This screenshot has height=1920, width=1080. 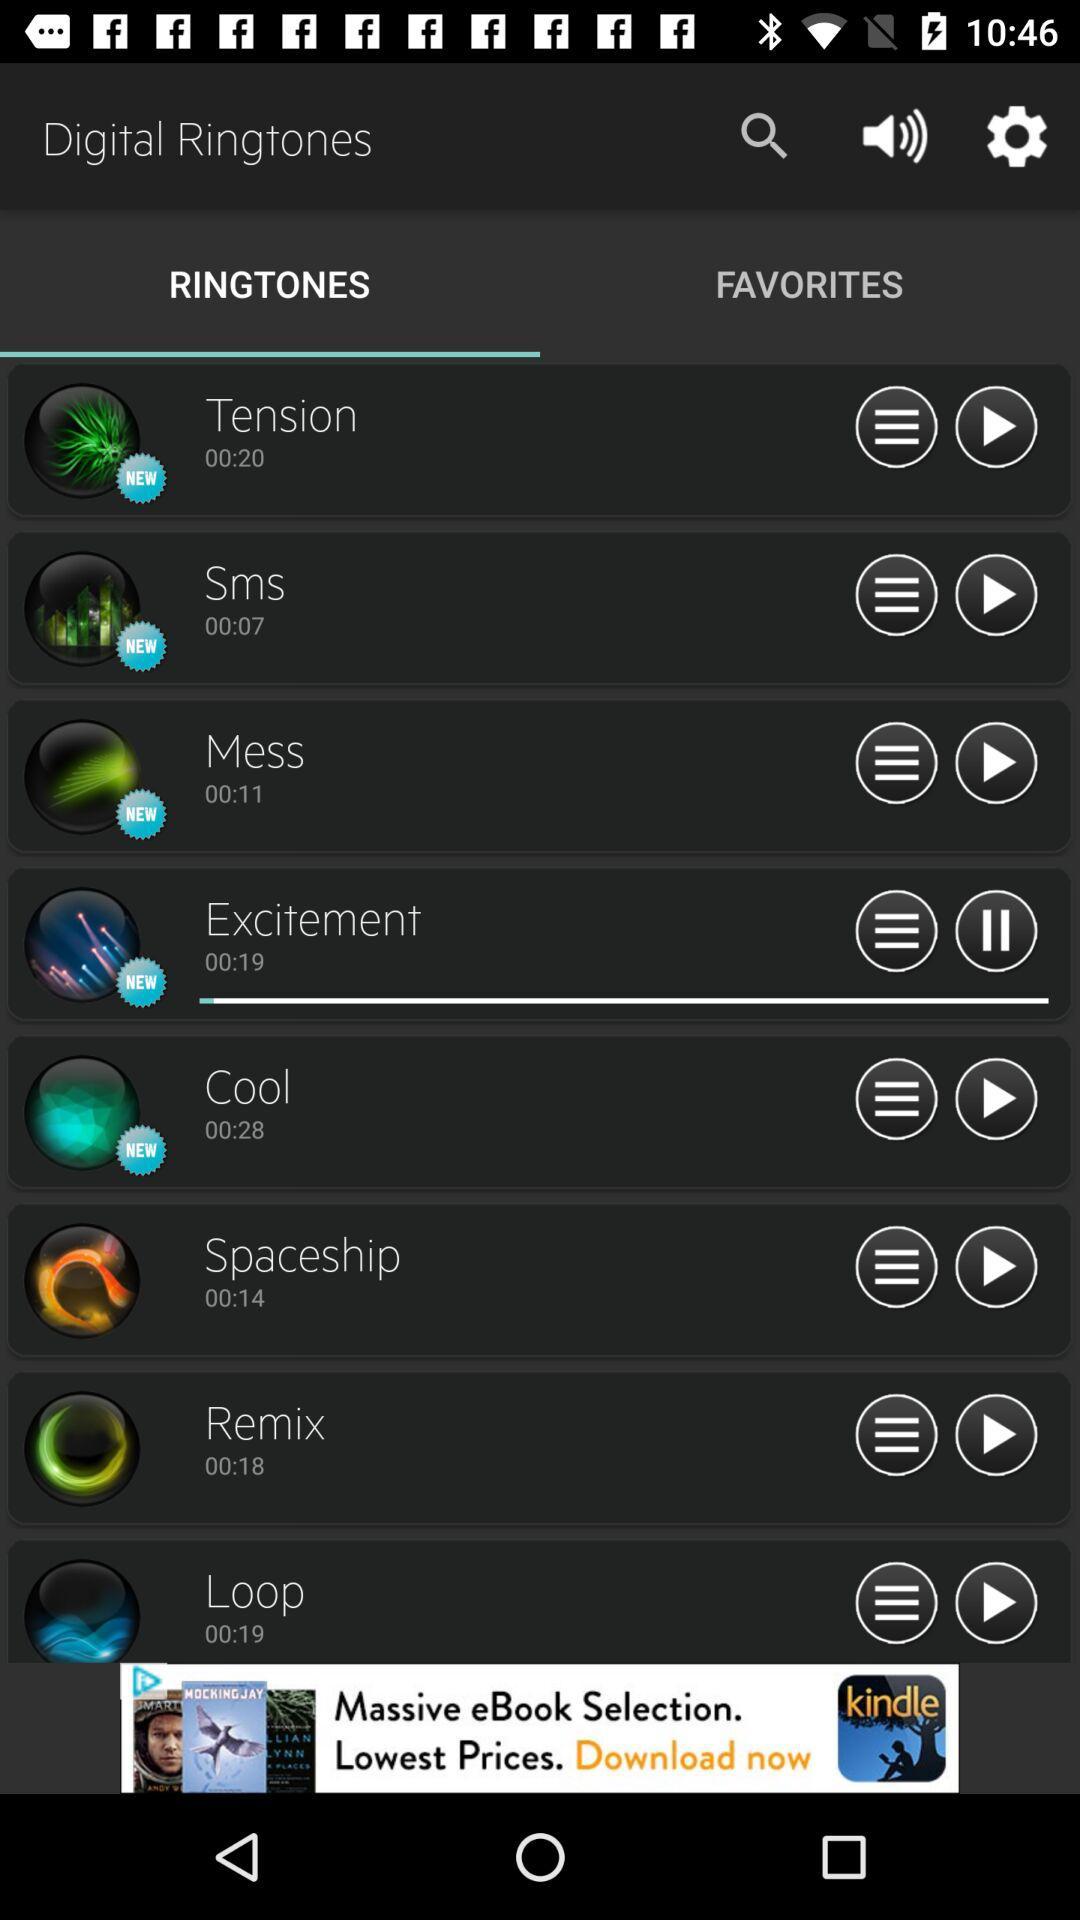 I want to click on open menu, so click(x=895, y=1099).